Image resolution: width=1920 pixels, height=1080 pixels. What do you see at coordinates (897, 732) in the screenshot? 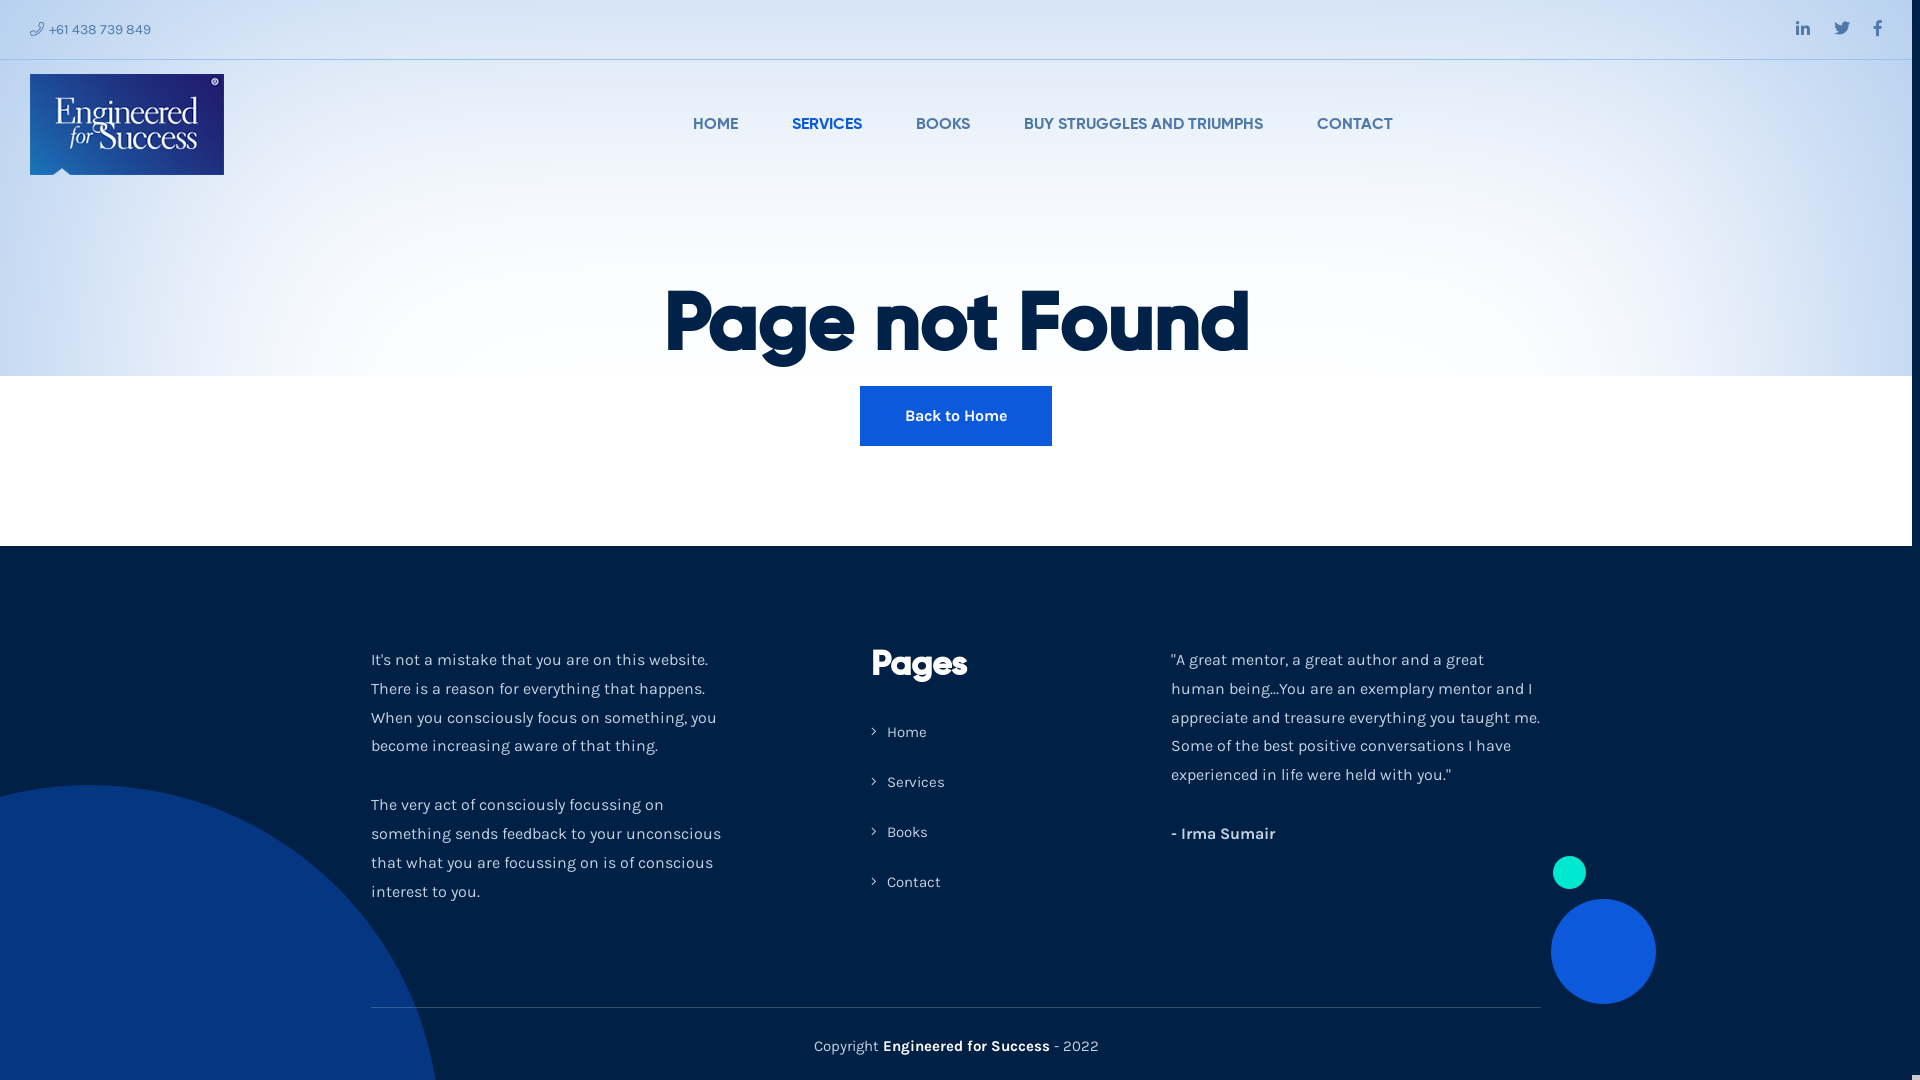
I see `'Home'` at bounding box center [897, 732].